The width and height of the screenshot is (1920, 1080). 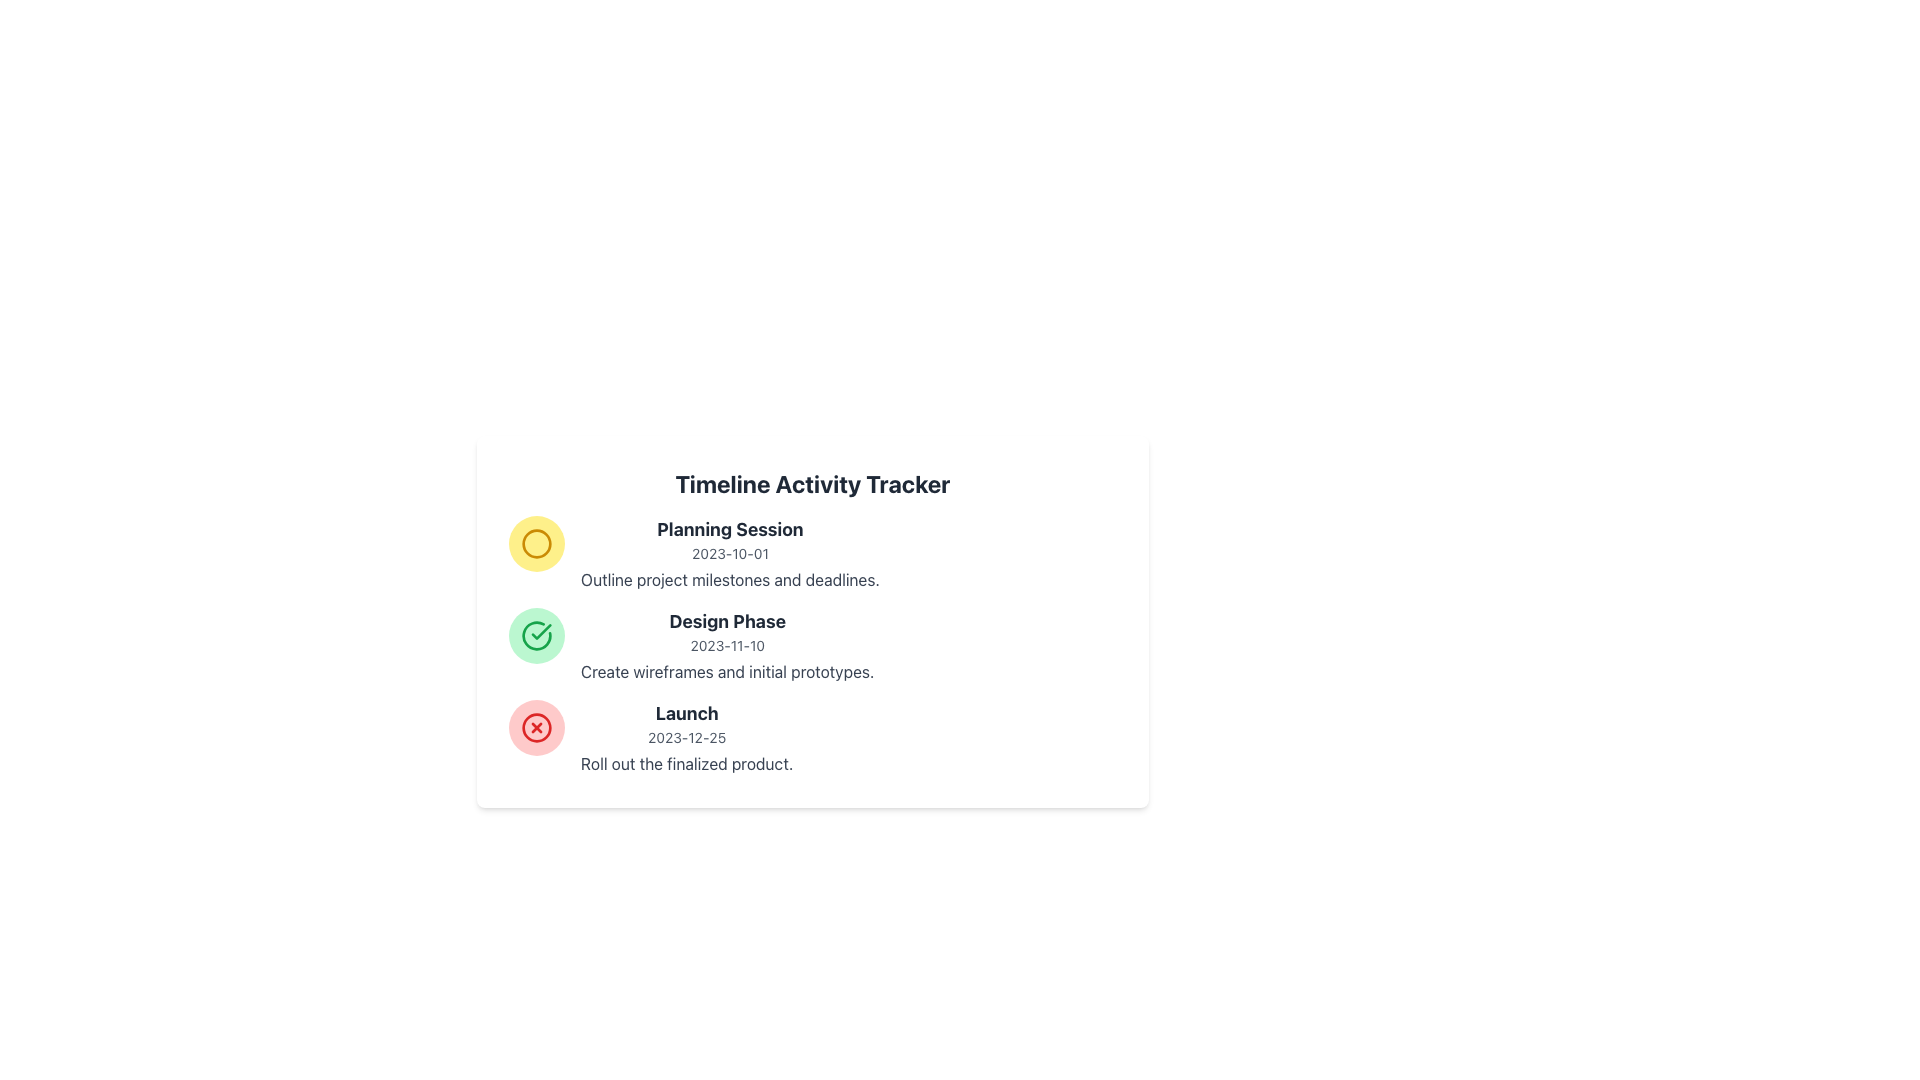 What do you see at coordinates (686, 712) in the screenshot?
I see `the 'Launch' text label, which serves as a header indicating a specific phase of the timeline` at bounding box center [686, 712].